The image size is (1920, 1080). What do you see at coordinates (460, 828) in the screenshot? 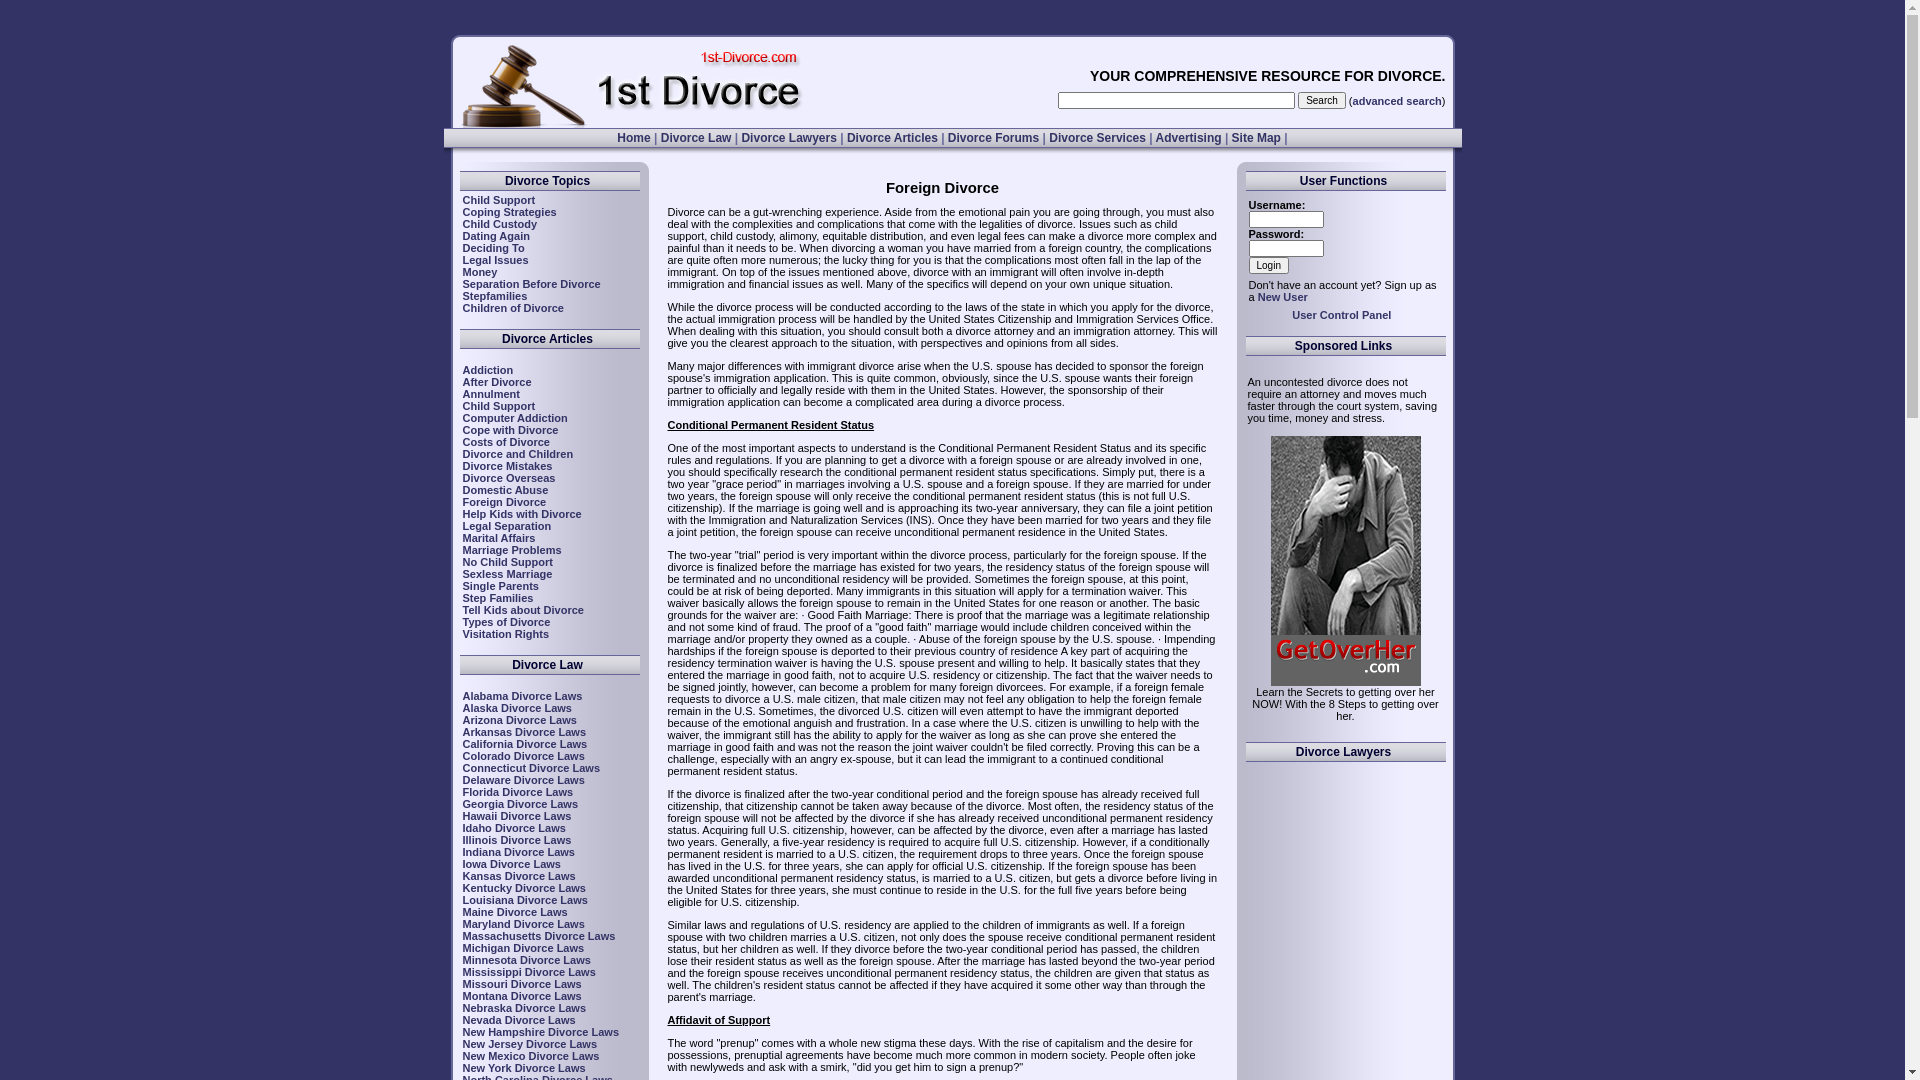
I see `'Idaho Divorce Laws'` at bounding box center [460, 828].